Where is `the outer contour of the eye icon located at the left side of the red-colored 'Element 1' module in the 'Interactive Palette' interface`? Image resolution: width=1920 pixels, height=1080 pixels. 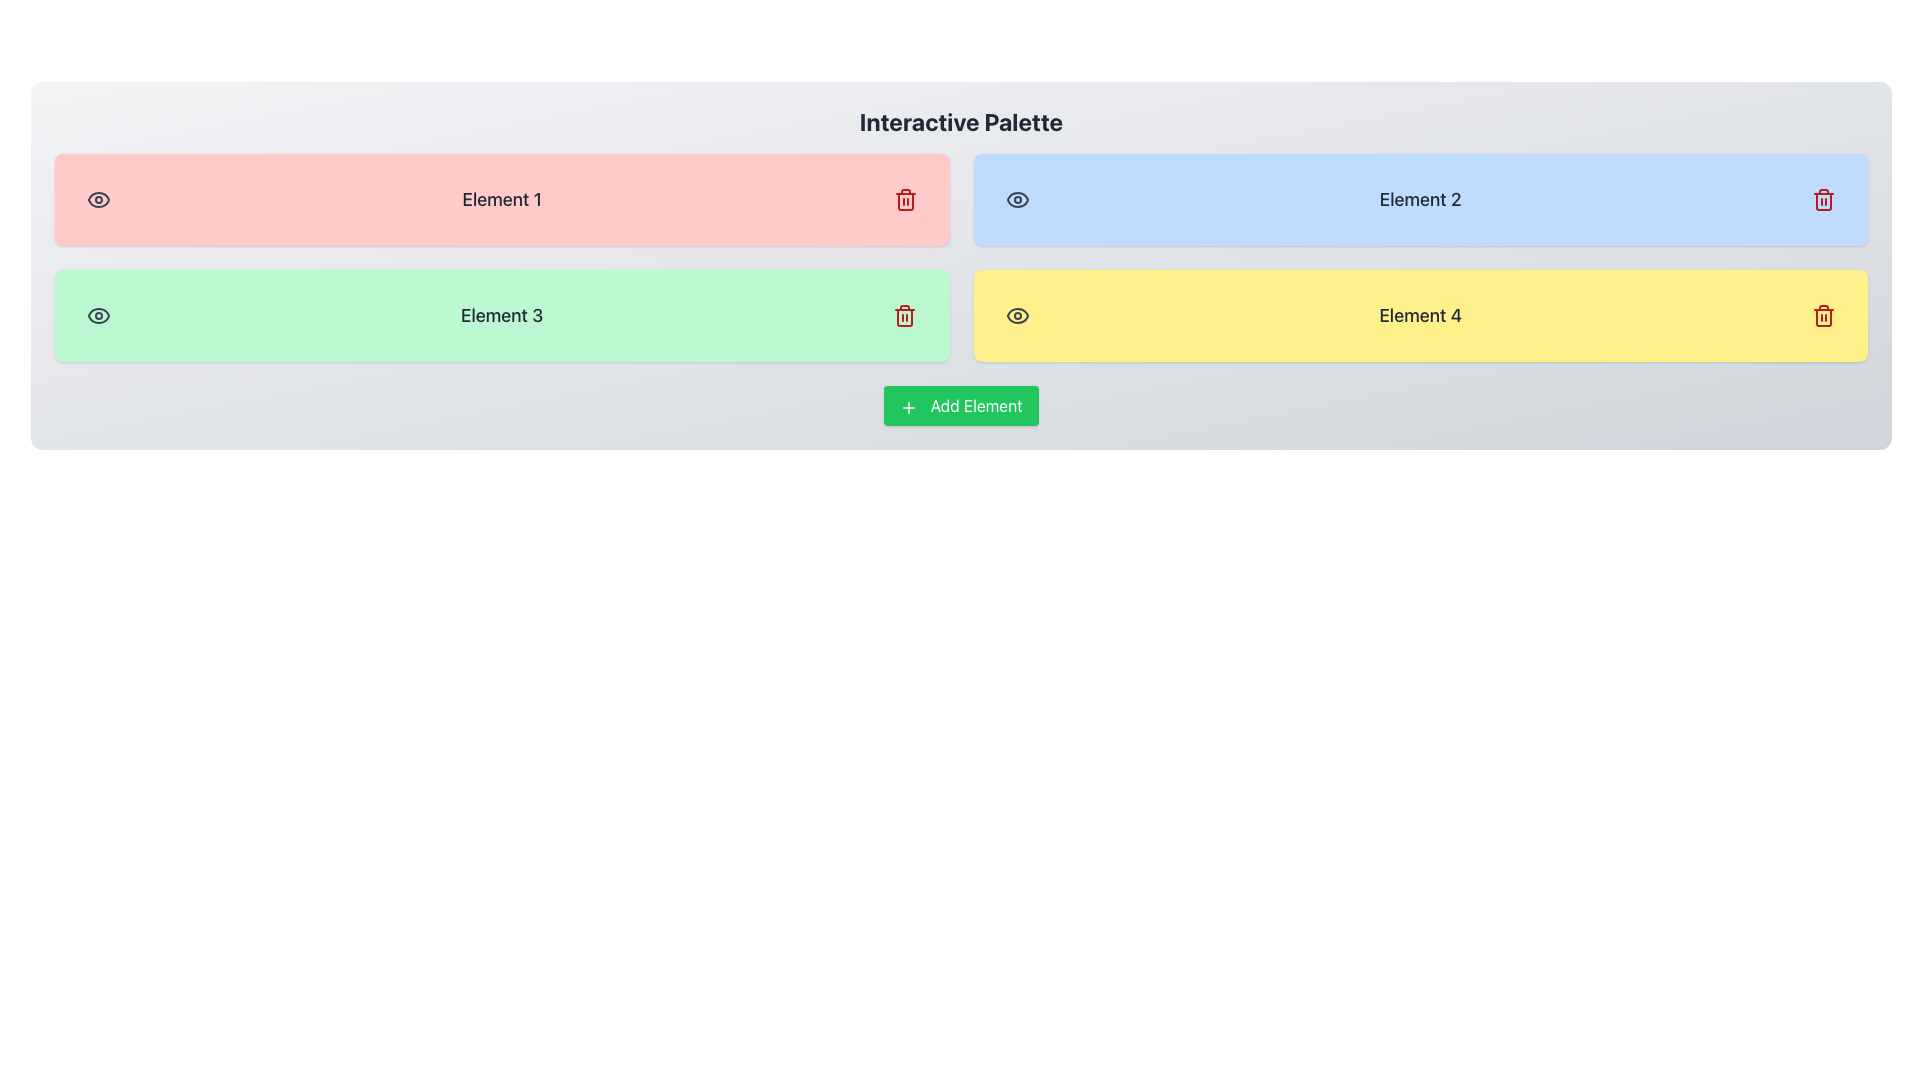 the outer contour of the eye icon located at the left side of the red-colored 'Element 1' module in the 'Interactive Palette' interface is located at coordinates (98, 200).